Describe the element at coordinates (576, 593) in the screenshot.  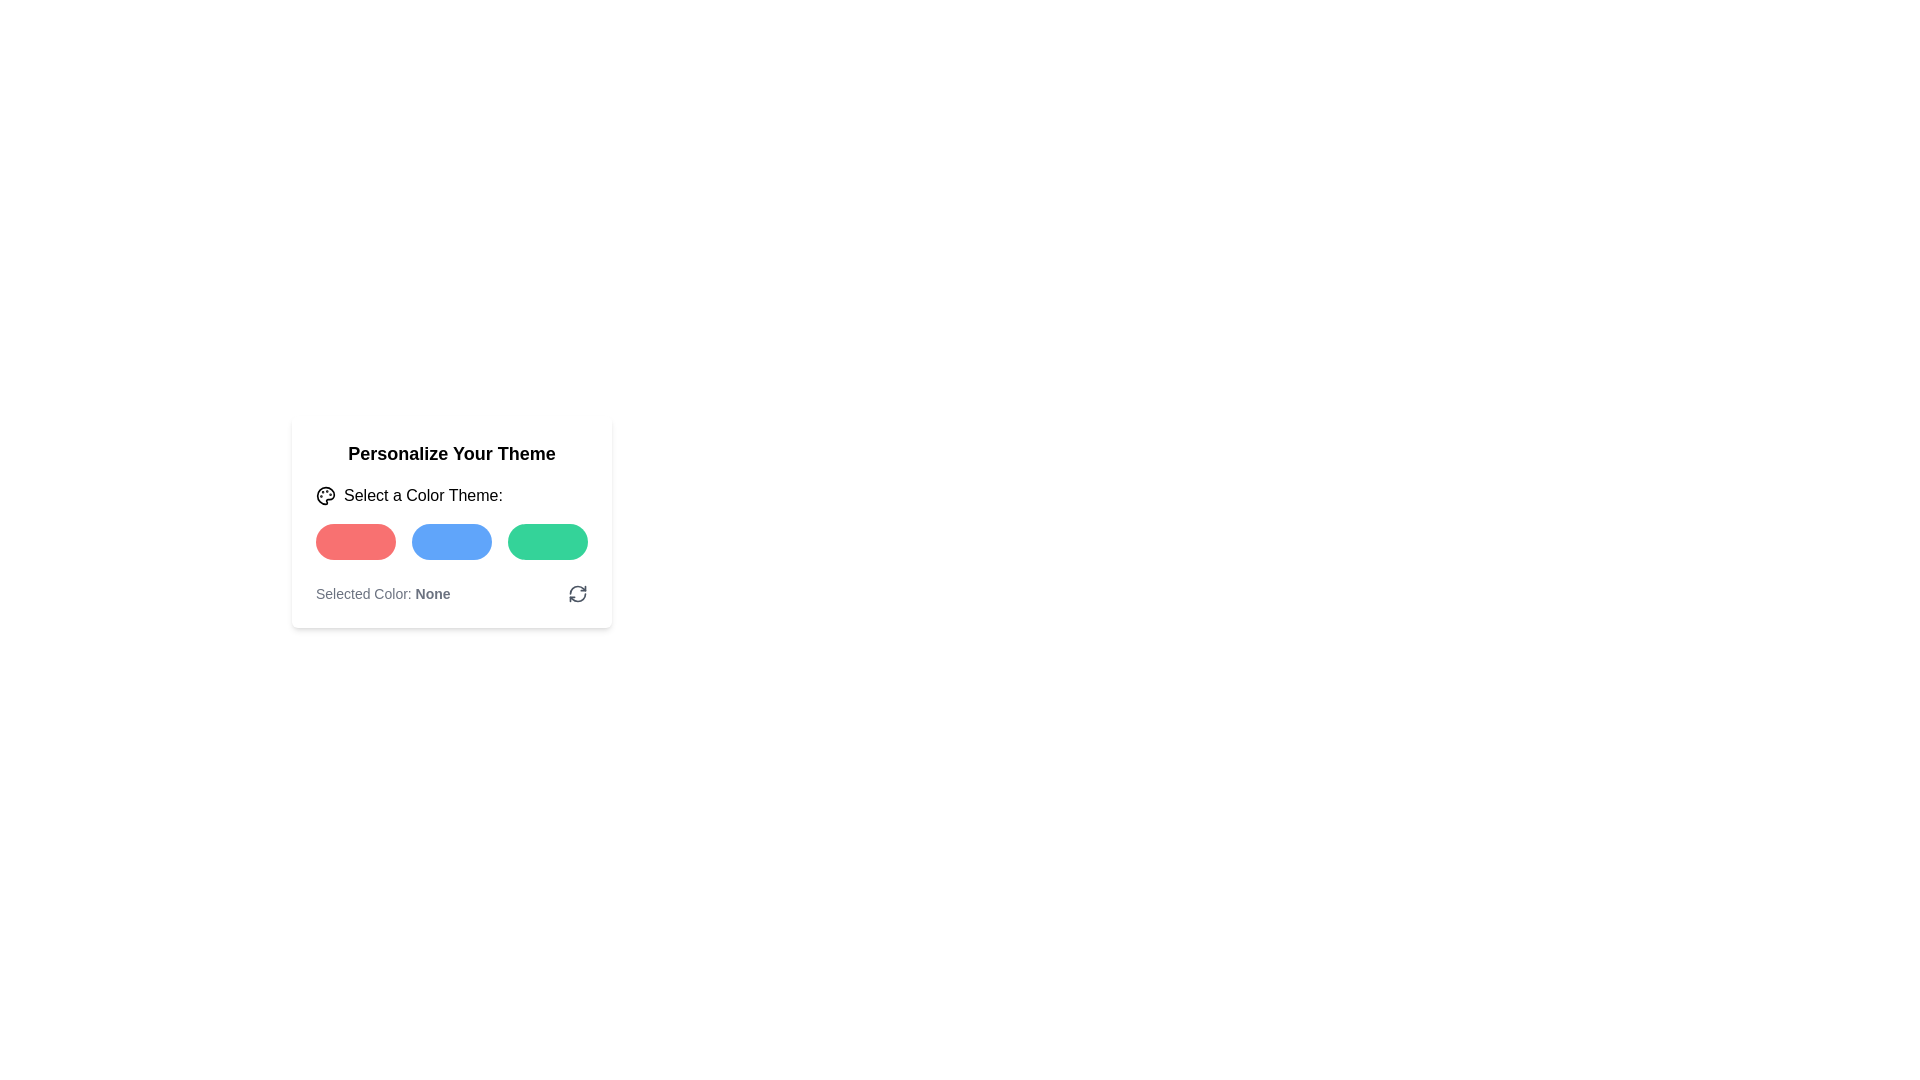
I see `the Icon Button located at the bottom-right corner of the 'Selected Color: None' section to refresh or reset the color selection` at that location.